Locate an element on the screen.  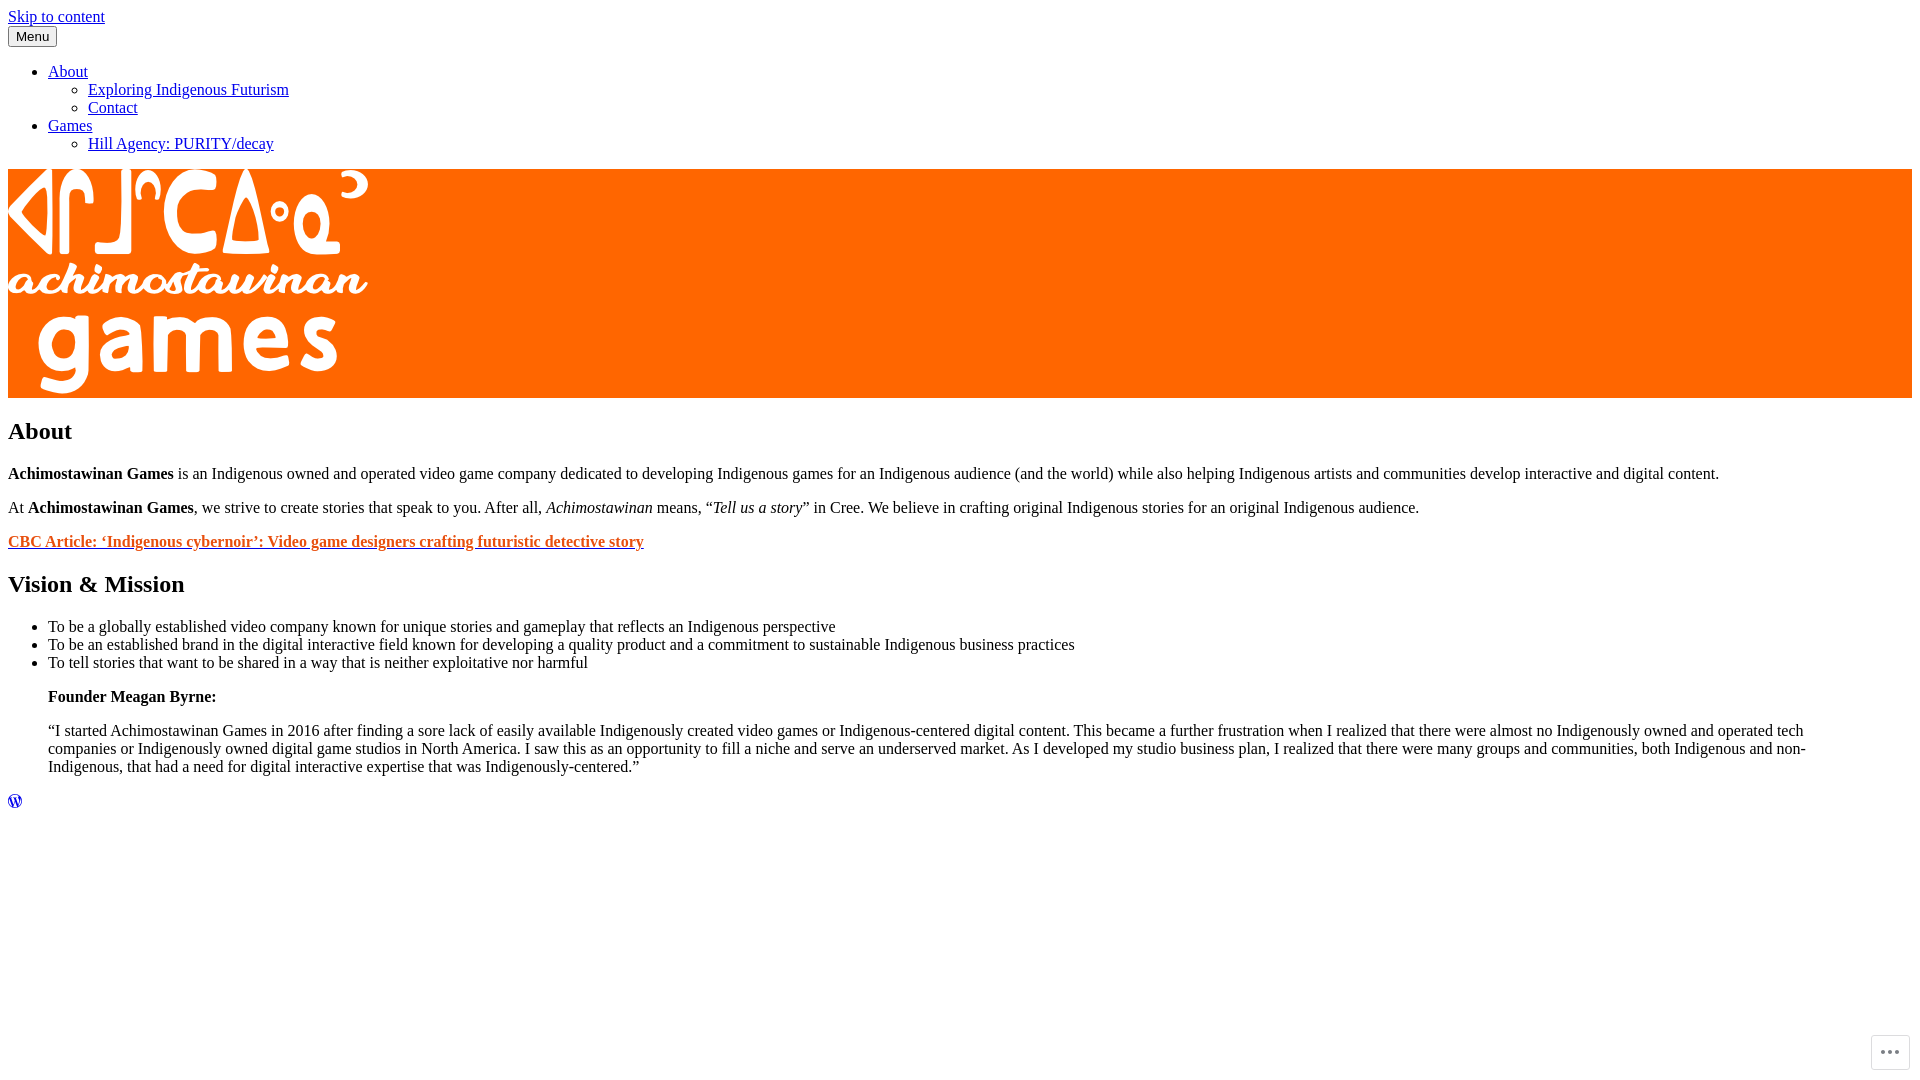
'Contact' is located at coordinates (112, 107).